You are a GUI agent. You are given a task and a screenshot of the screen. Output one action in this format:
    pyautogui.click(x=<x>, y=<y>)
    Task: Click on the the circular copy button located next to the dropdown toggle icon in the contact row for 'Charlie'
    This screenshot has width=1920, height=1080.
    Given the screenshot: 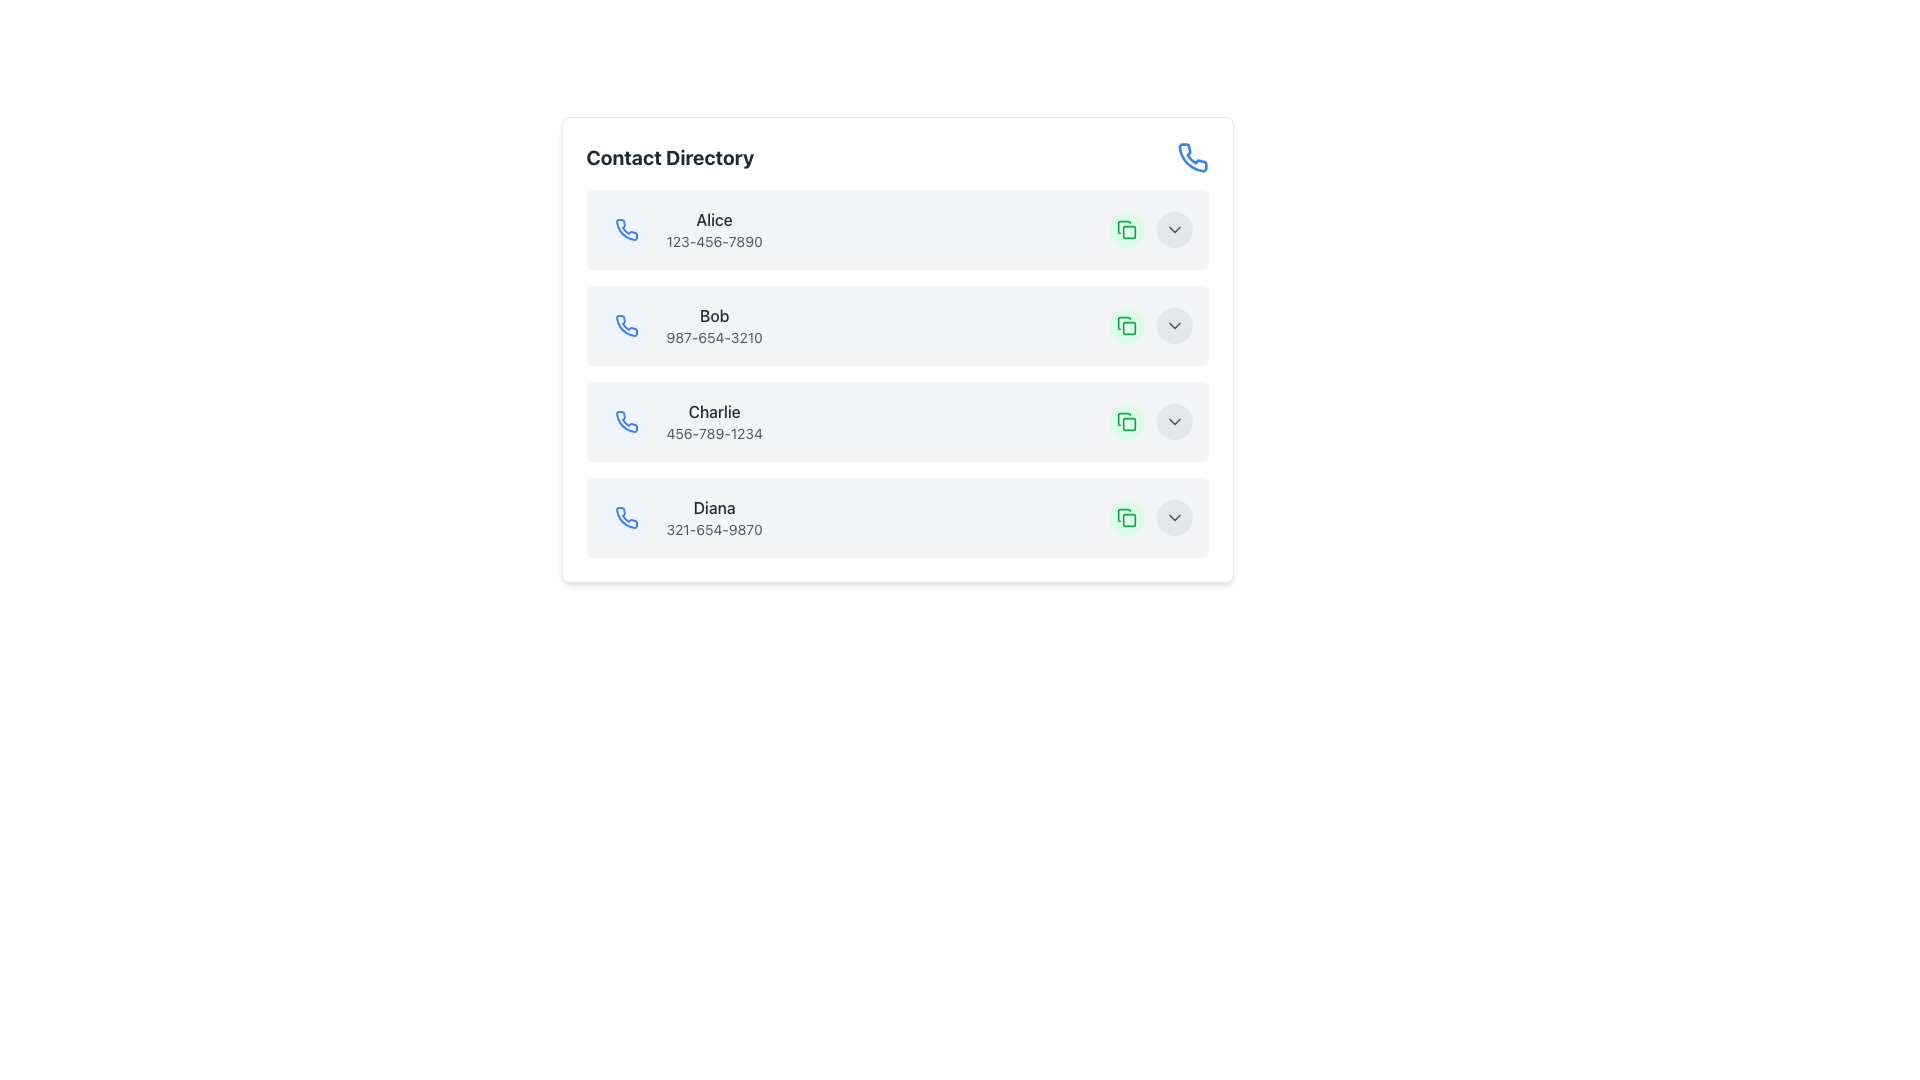 What is the action you would take?
    pyautogui.click(x=1126, y=420)
    